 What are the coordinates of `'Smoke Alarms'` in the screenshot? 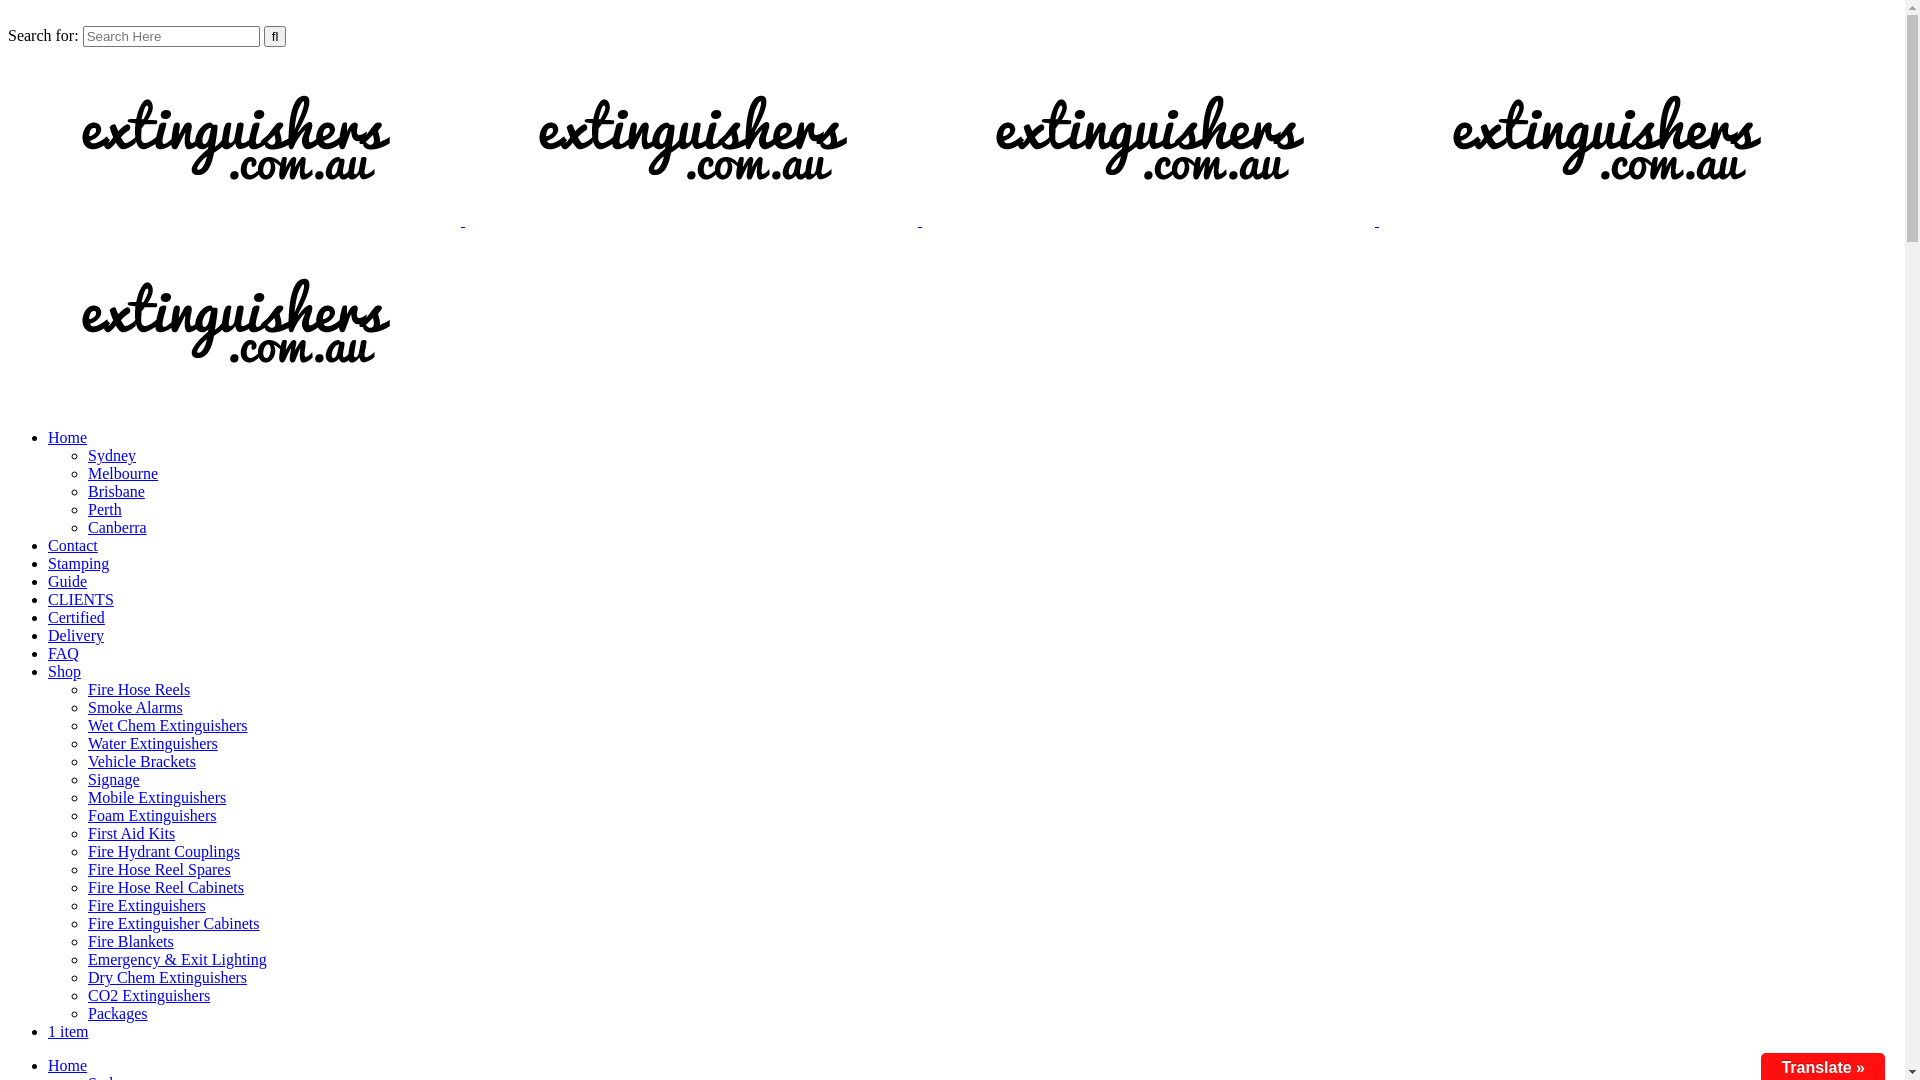 It's located at (134, 706).